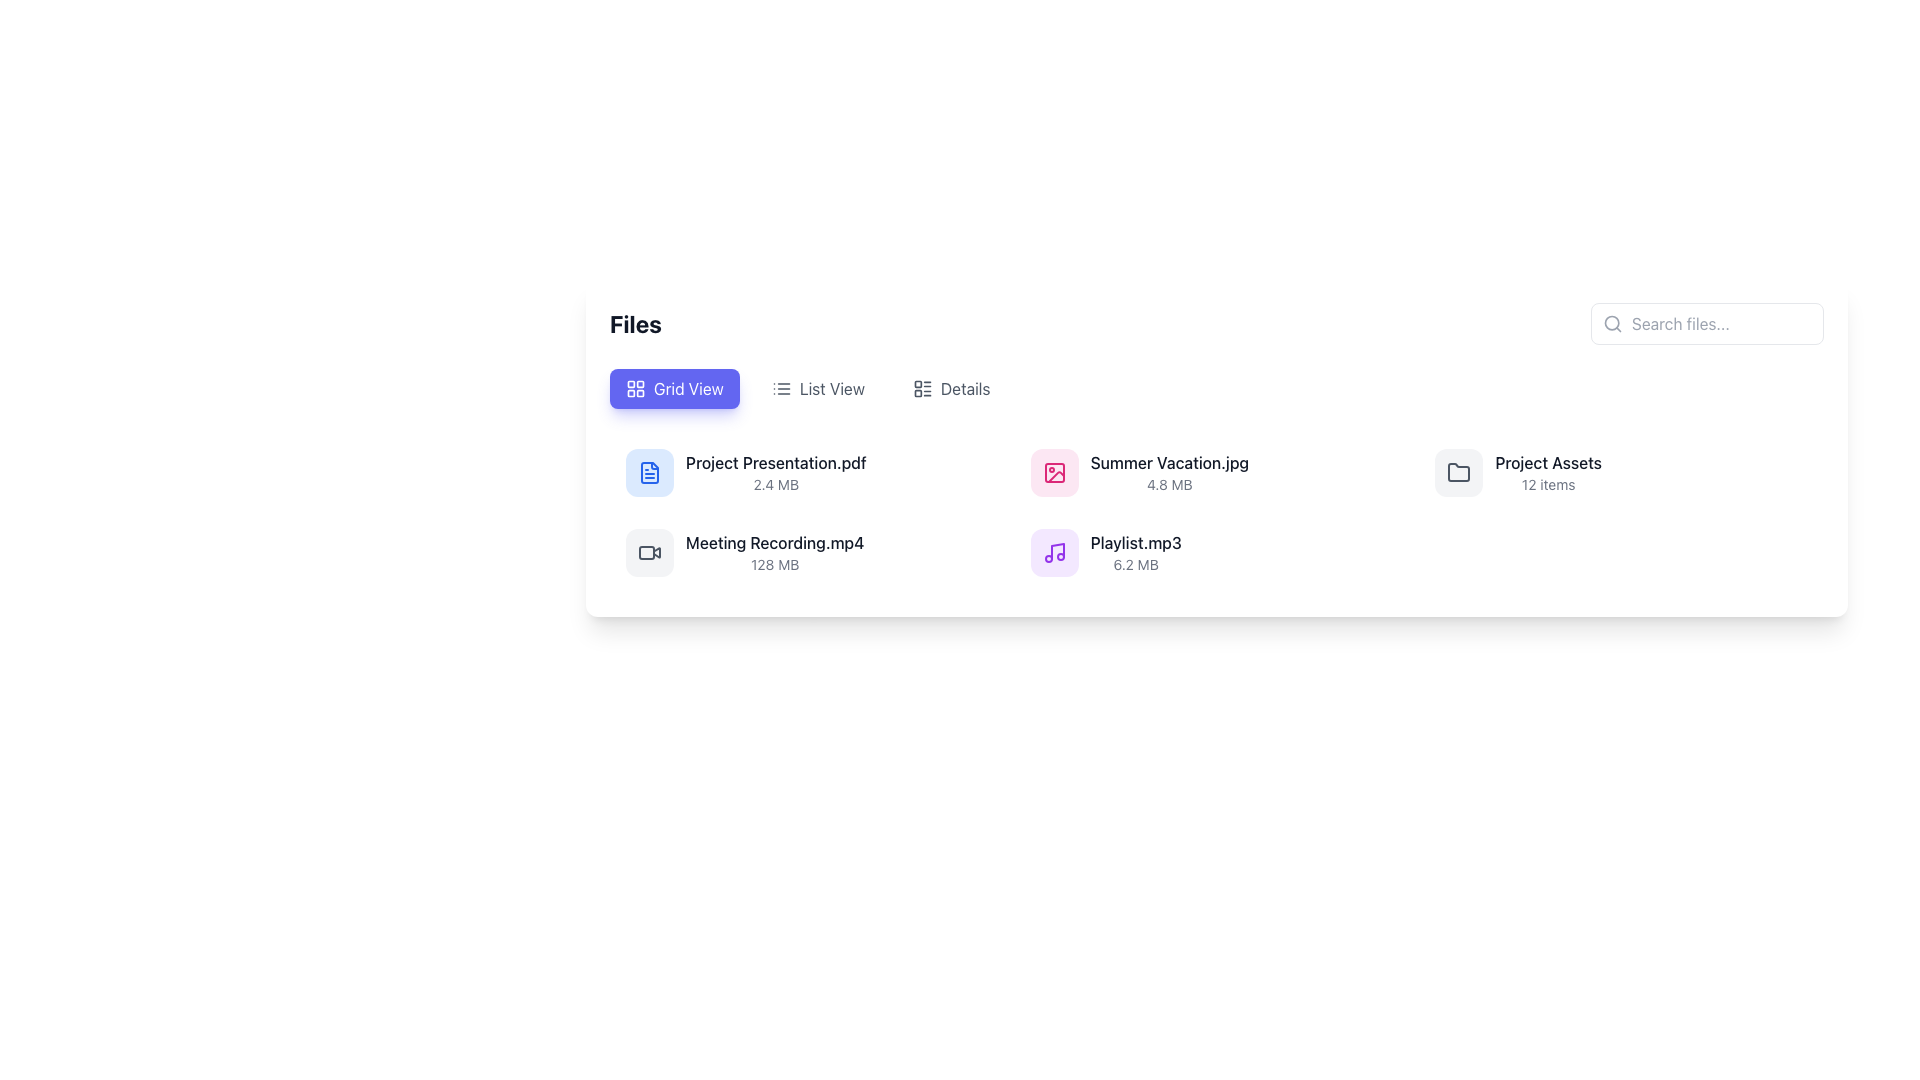 The image size is (1920, 1080). What do you see at coordinates (1053, 473) in the screenshot?
I see `the central rectangle of the SVG icon representing an image file placeholder, located near the 'Summer Vacation.jpg' label` at bounding box center [1053, 473].